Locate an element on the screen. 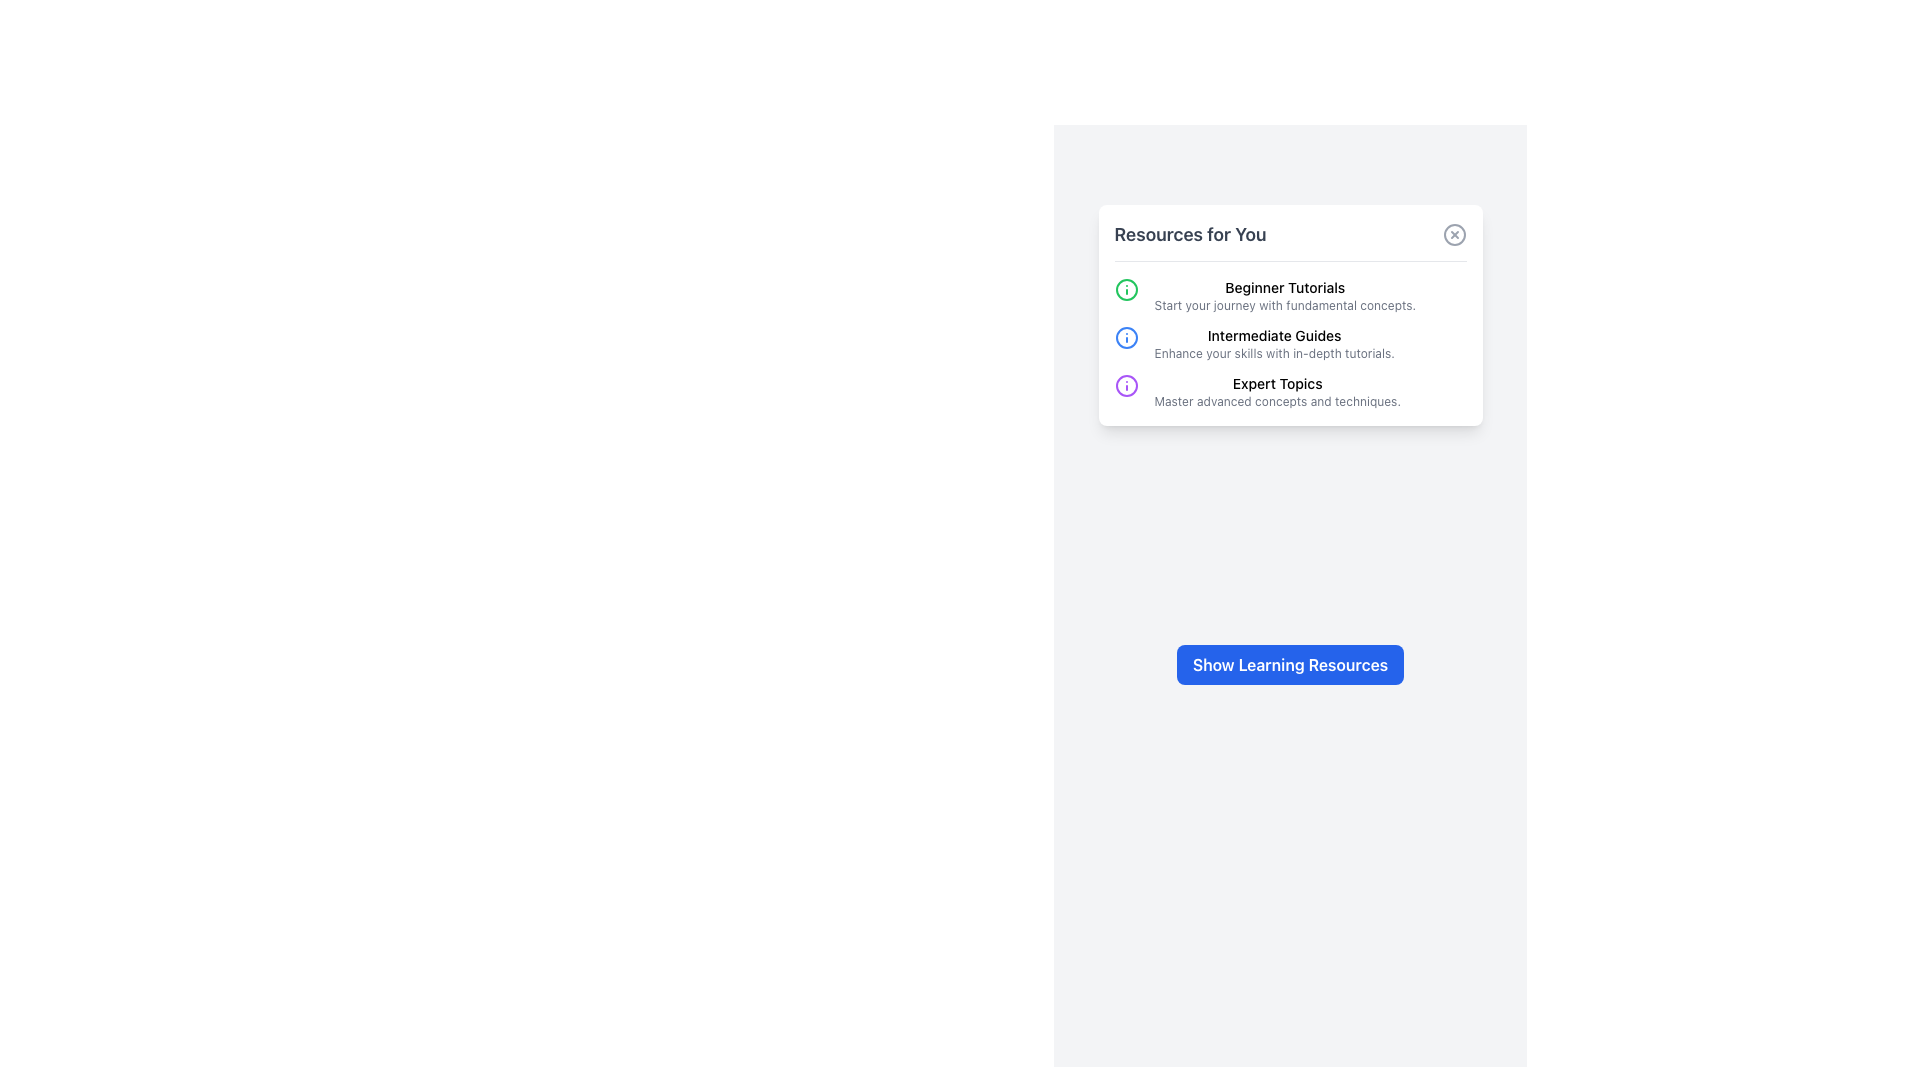  textual content titled 'Expert Topics' which includes the subtitle 'Master advanced concepts and techniques.' located within the Resources for You section is located at coordinates (1276, 392).